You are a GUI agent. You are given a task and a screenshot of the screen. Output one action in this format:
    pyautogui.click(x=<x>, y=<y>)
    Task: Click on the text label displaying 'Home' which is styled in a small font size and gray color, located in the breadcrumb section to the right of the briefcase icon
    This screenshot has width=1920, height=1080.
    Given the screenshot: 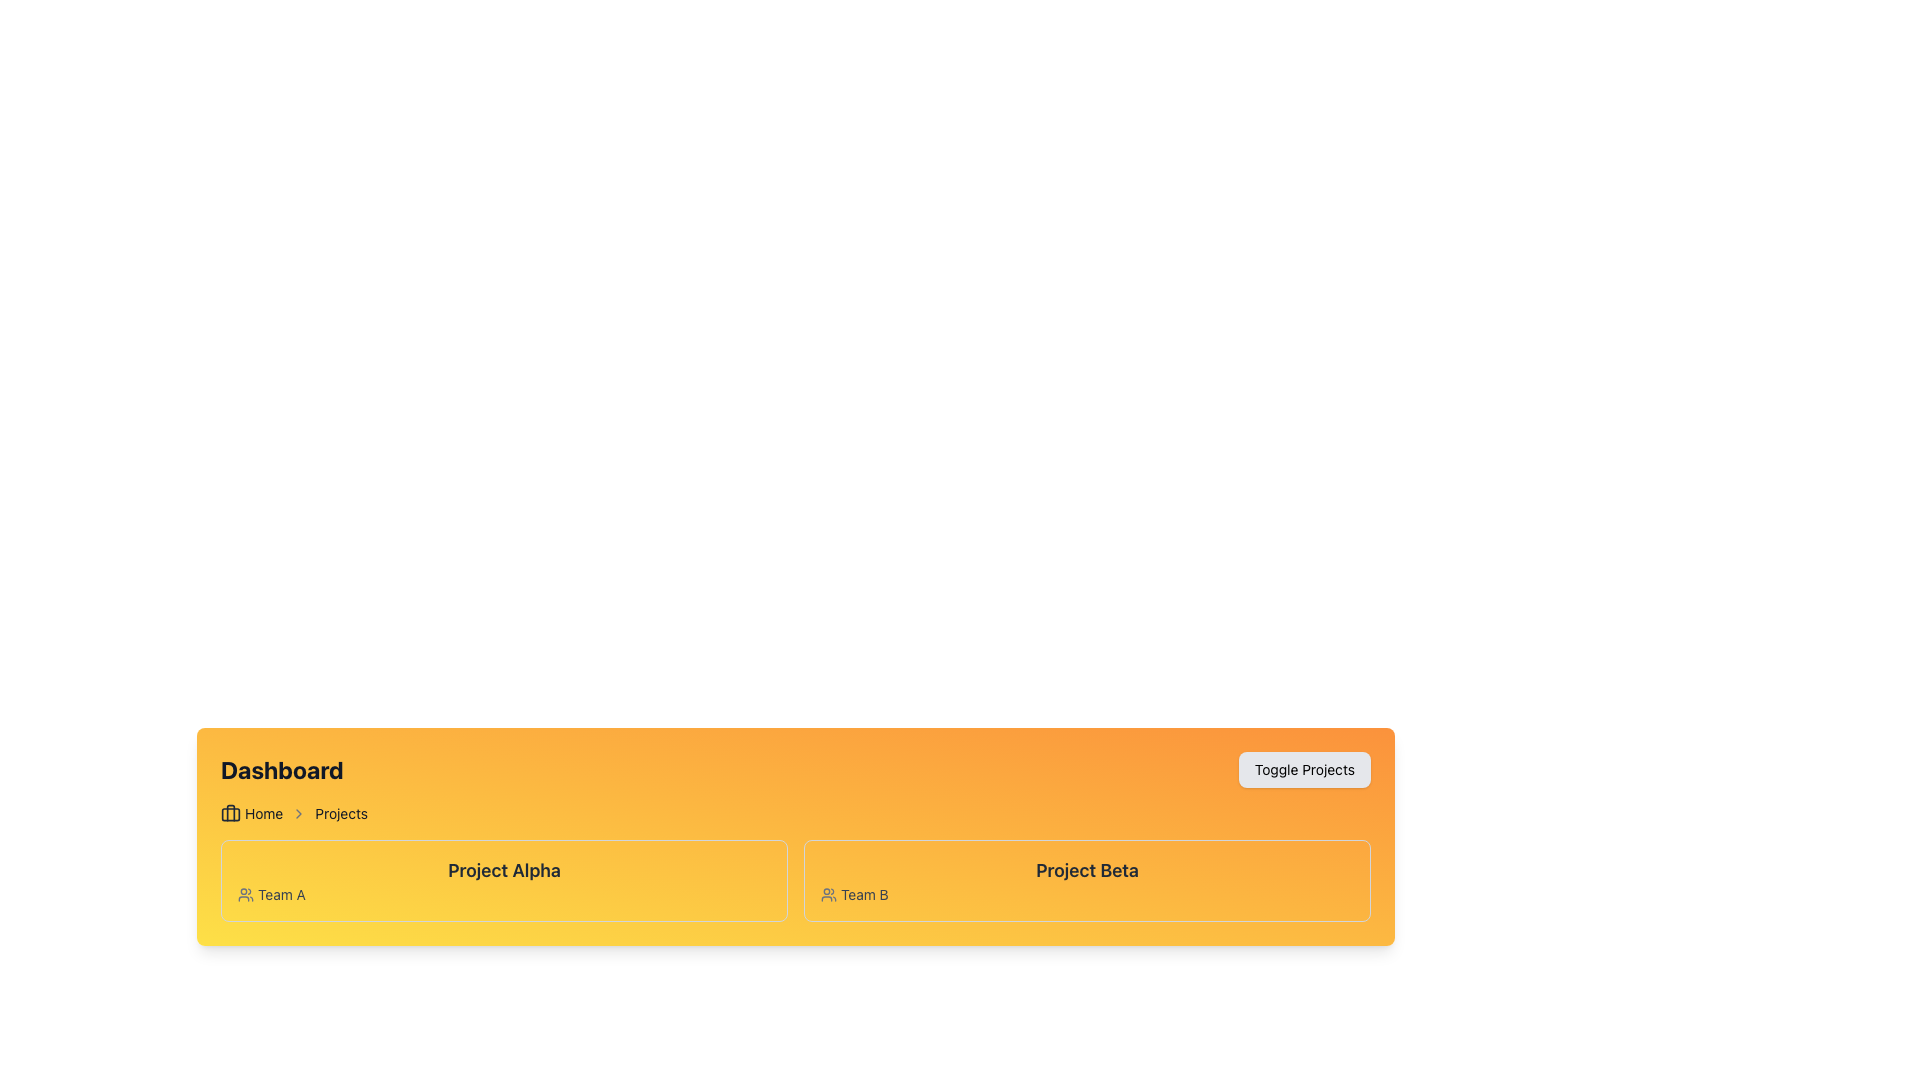 What is the action you would take?
    pyautogui.click(x=263, y=813)
    